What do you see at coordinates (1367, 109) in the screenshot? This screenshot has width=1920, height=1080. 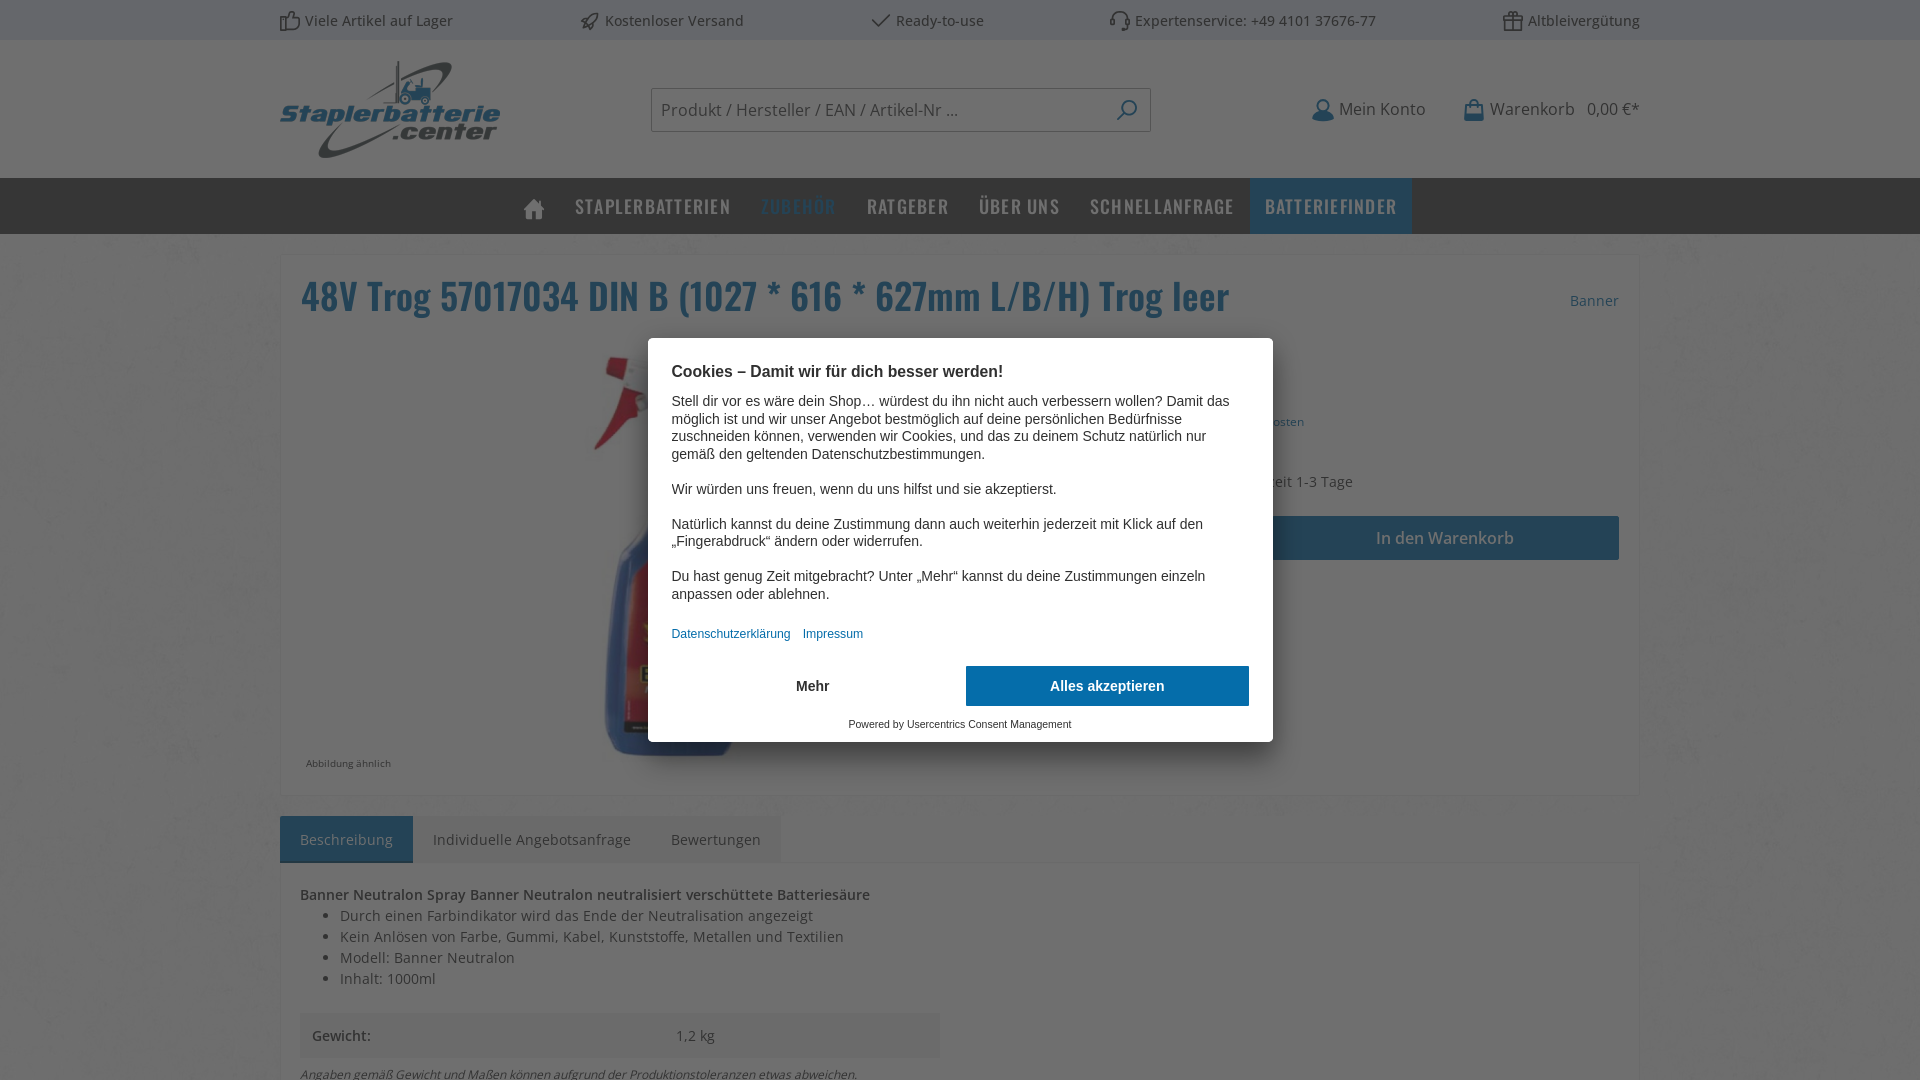 I see `'Mein Konto'` at bounding box center [1367, 109].